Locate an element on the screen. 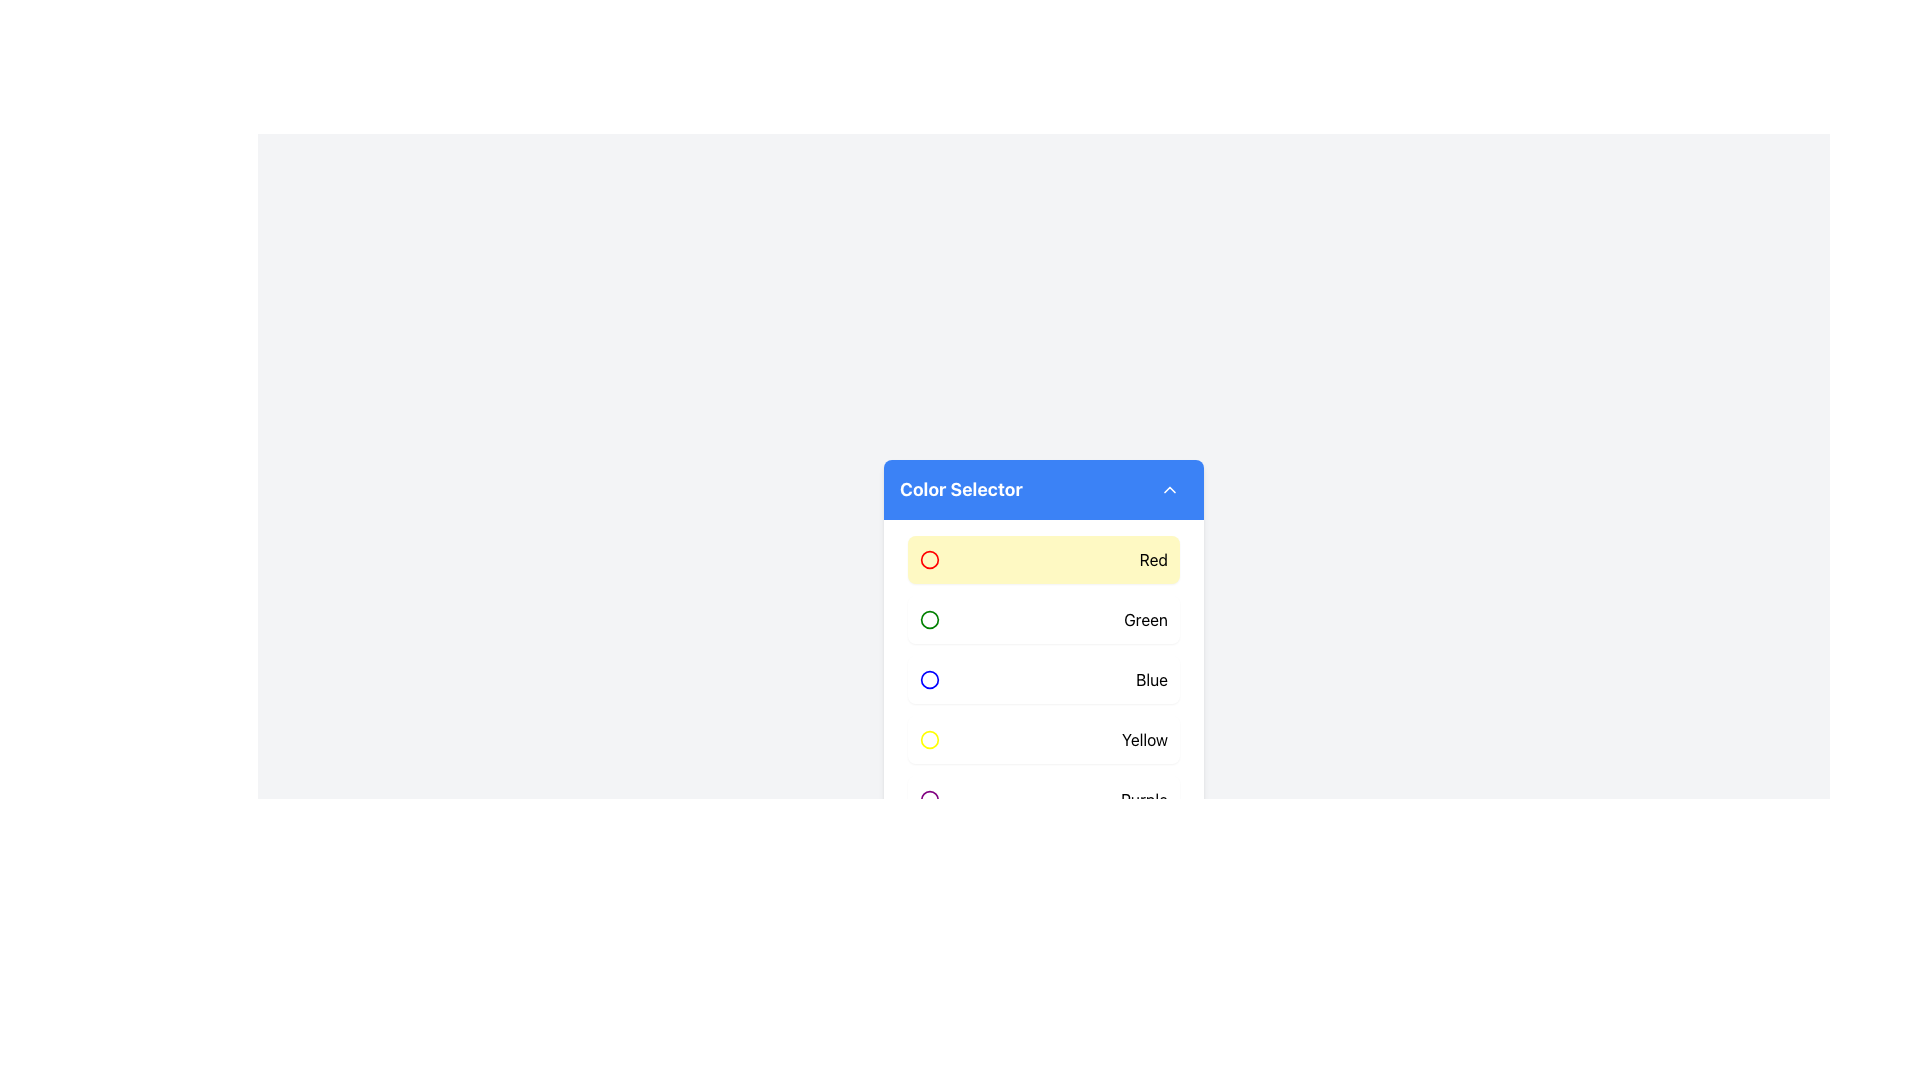 The image size is (1920, 1080). the text label displaying the word 'Blue', which is aligned horizontally with other elements in a list format is located at coordinates (1152, 678).